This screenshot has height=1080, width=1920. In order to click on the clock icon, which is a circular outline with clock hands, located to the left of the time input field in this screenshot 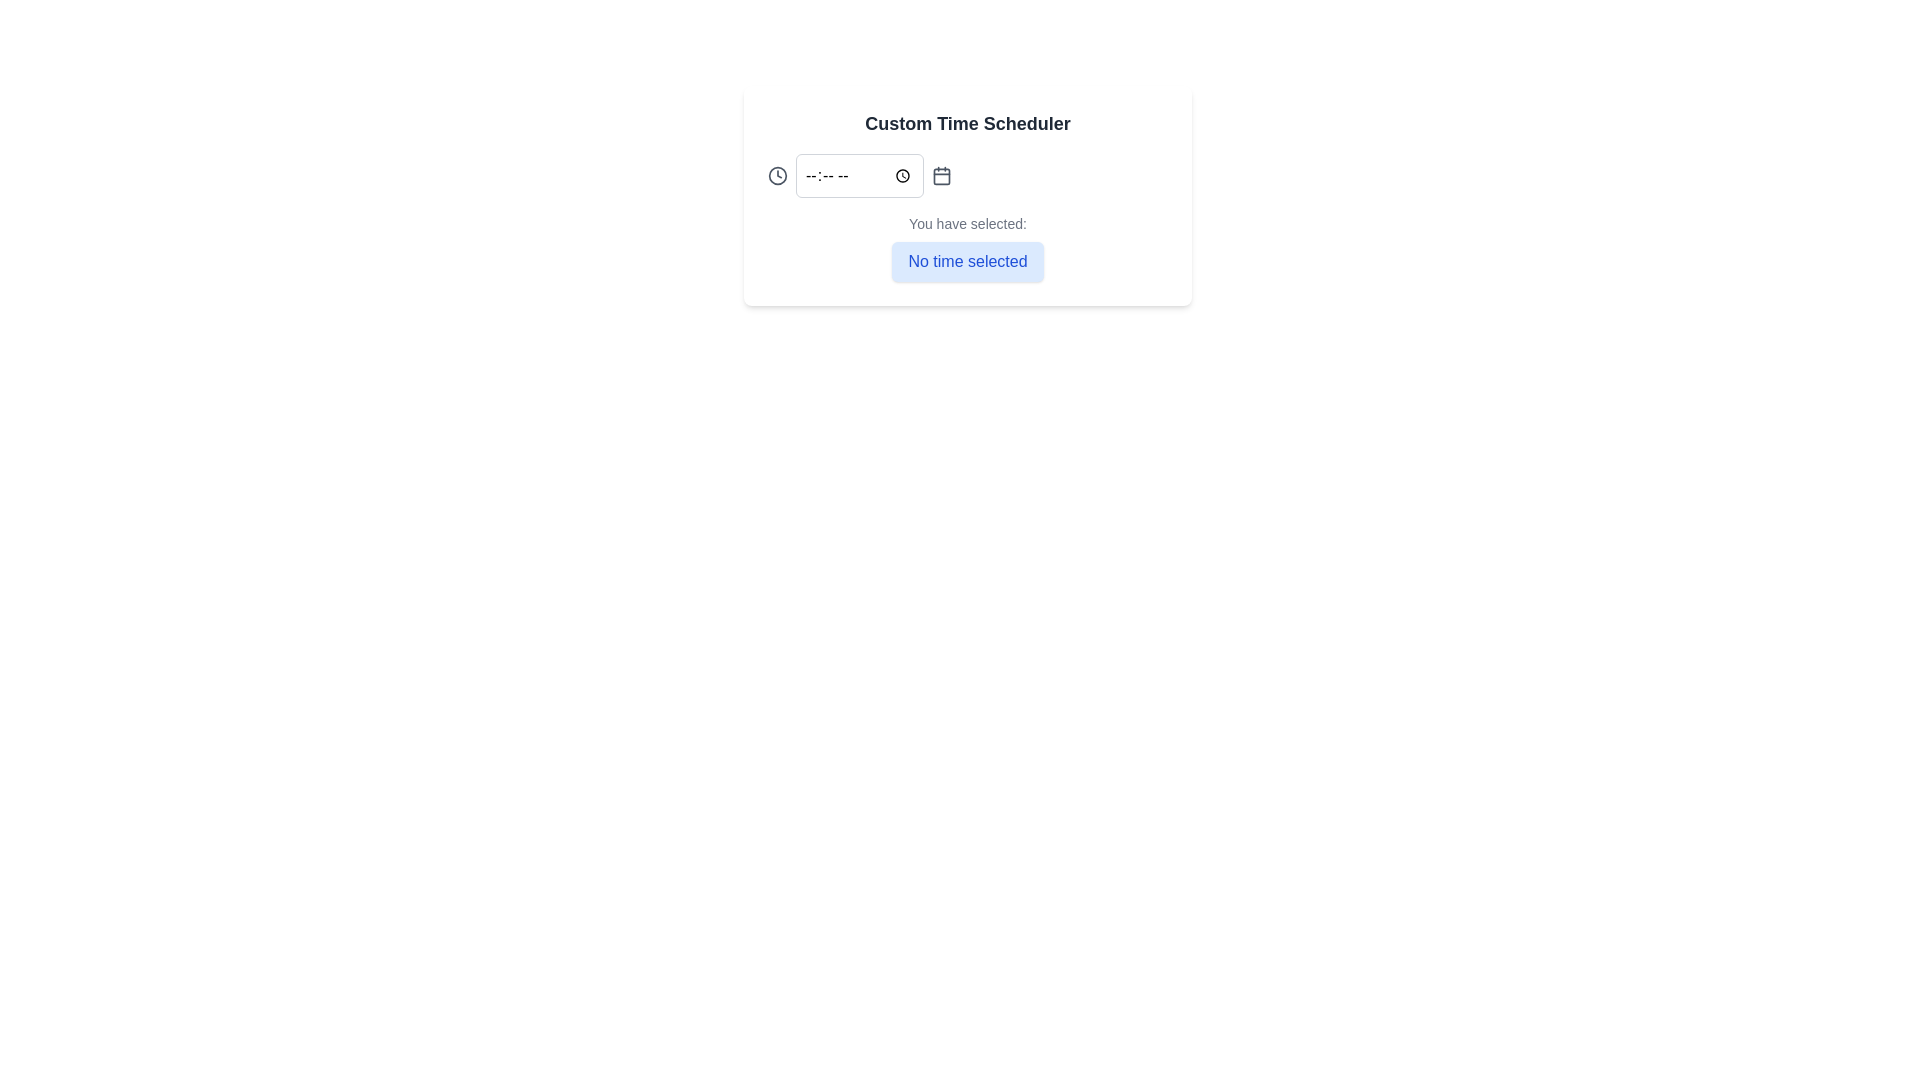, I will do `click(776, 175)`.